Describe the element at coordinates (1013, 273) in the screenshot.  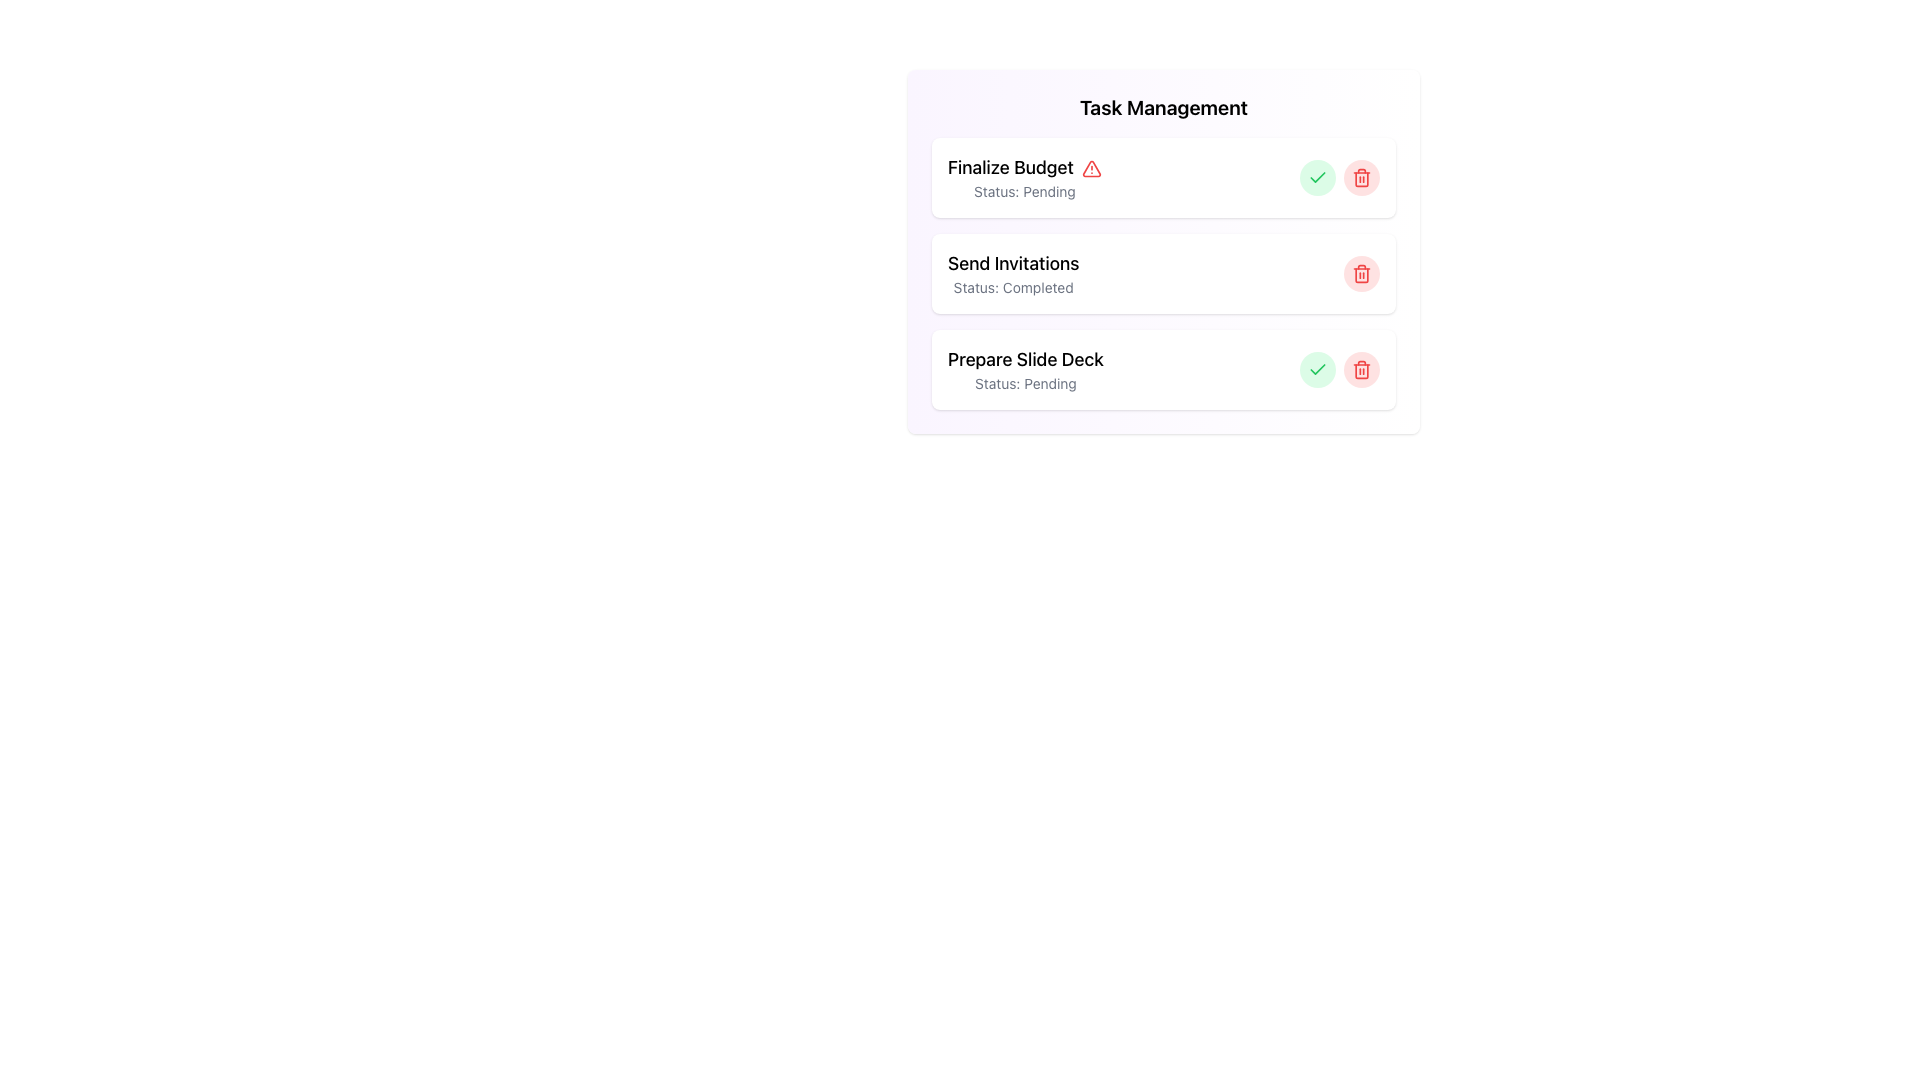
I see `the Text Display Component that shows the title and completion status of the task labeled 'Send Invitations' in the Task Management section` at that location.